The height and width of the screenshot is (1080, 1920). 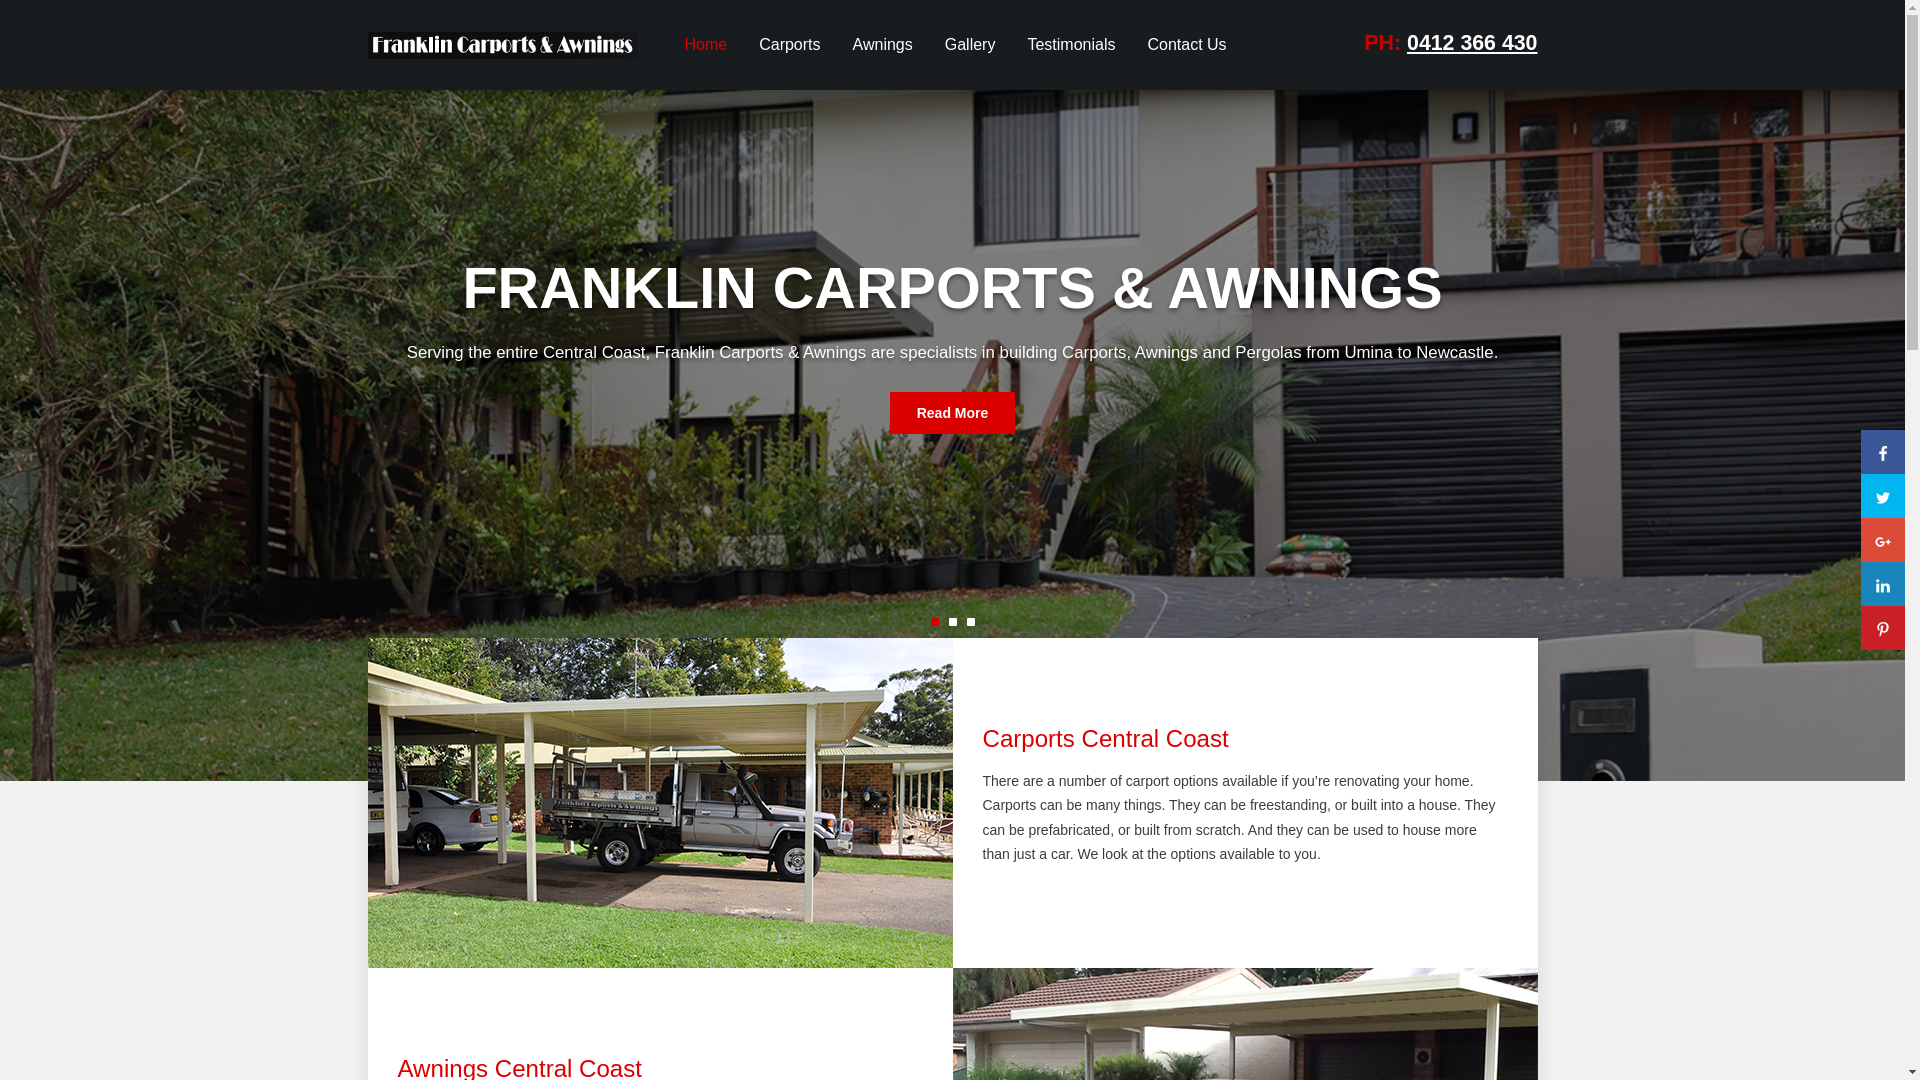 I want to click on 'Gallery', so click(x=929, y=45).